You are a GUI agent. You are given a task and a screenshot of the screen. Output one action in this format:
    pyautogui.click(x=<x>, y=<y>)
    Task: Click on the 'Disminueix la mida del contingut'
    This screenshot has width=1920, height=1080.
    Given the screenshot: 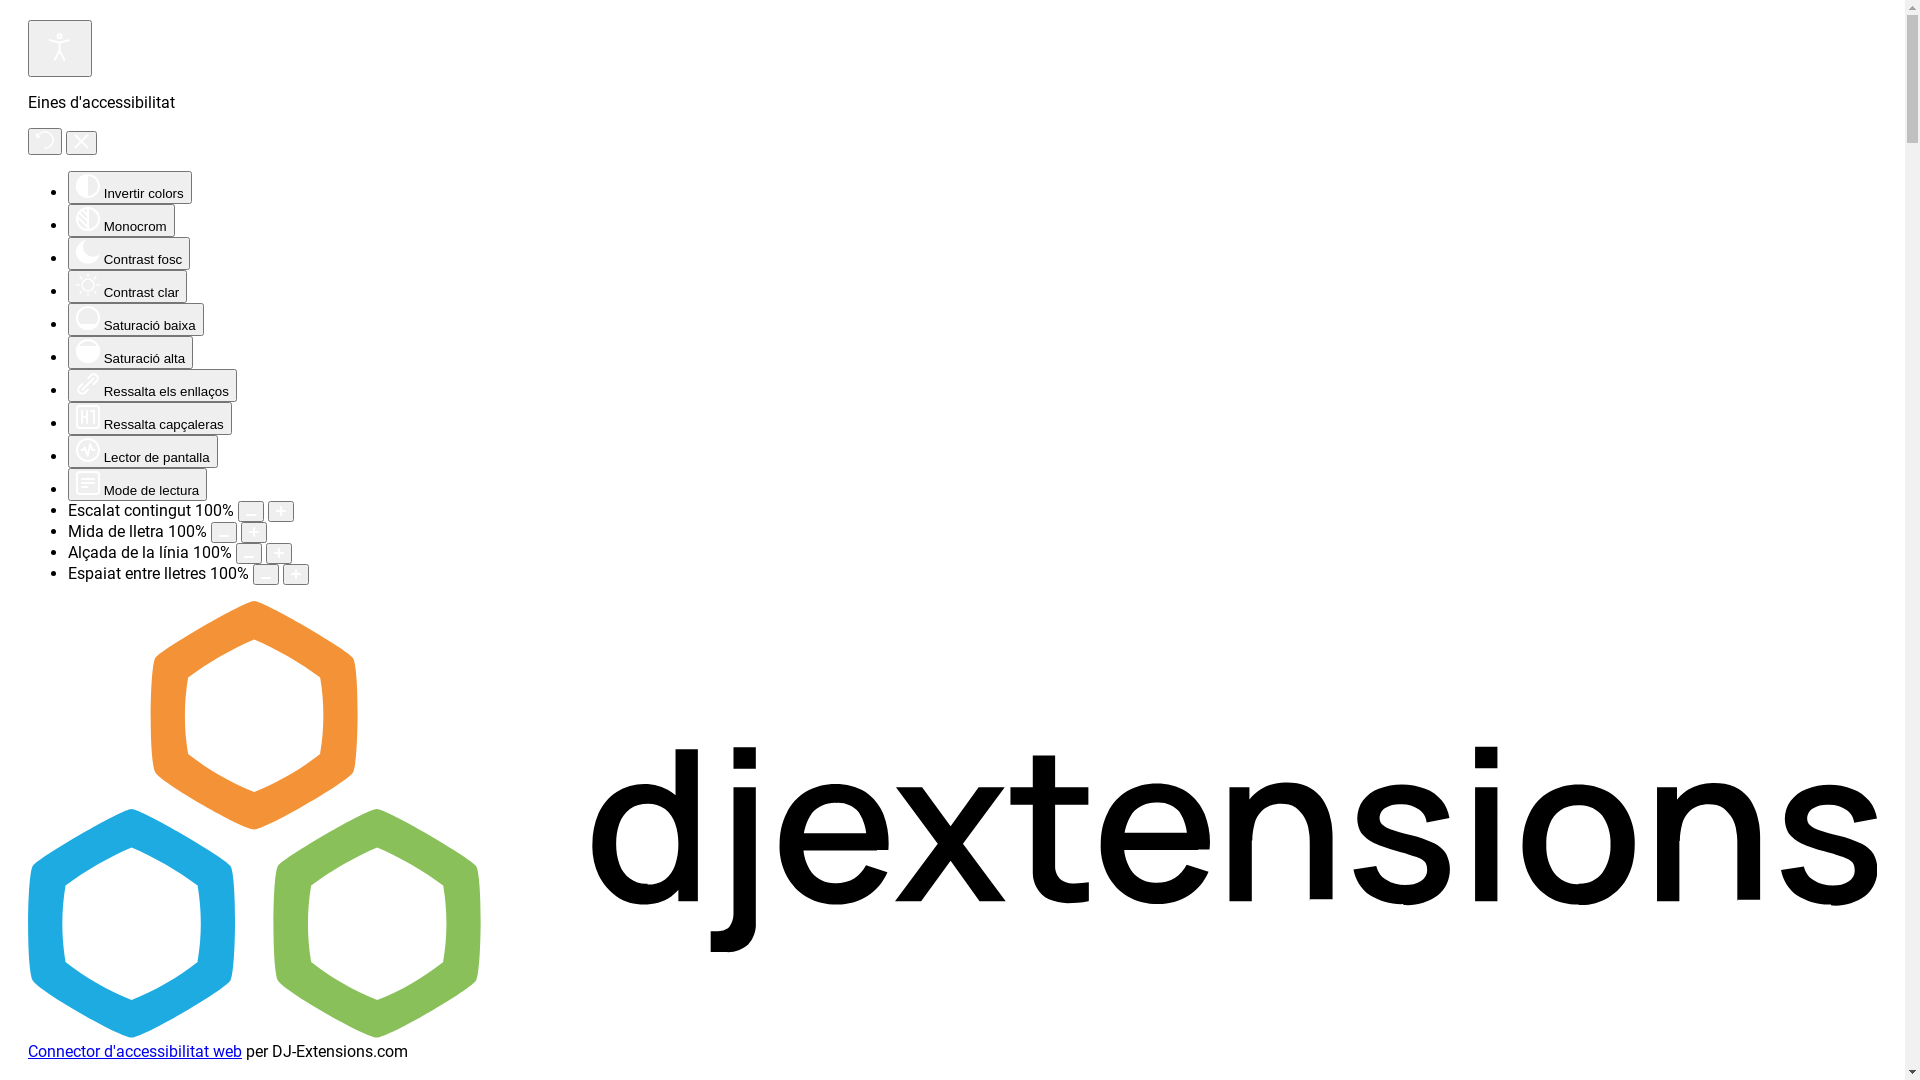 What is the action you would take?
    pyautogui.click(x=249, y=510)
    